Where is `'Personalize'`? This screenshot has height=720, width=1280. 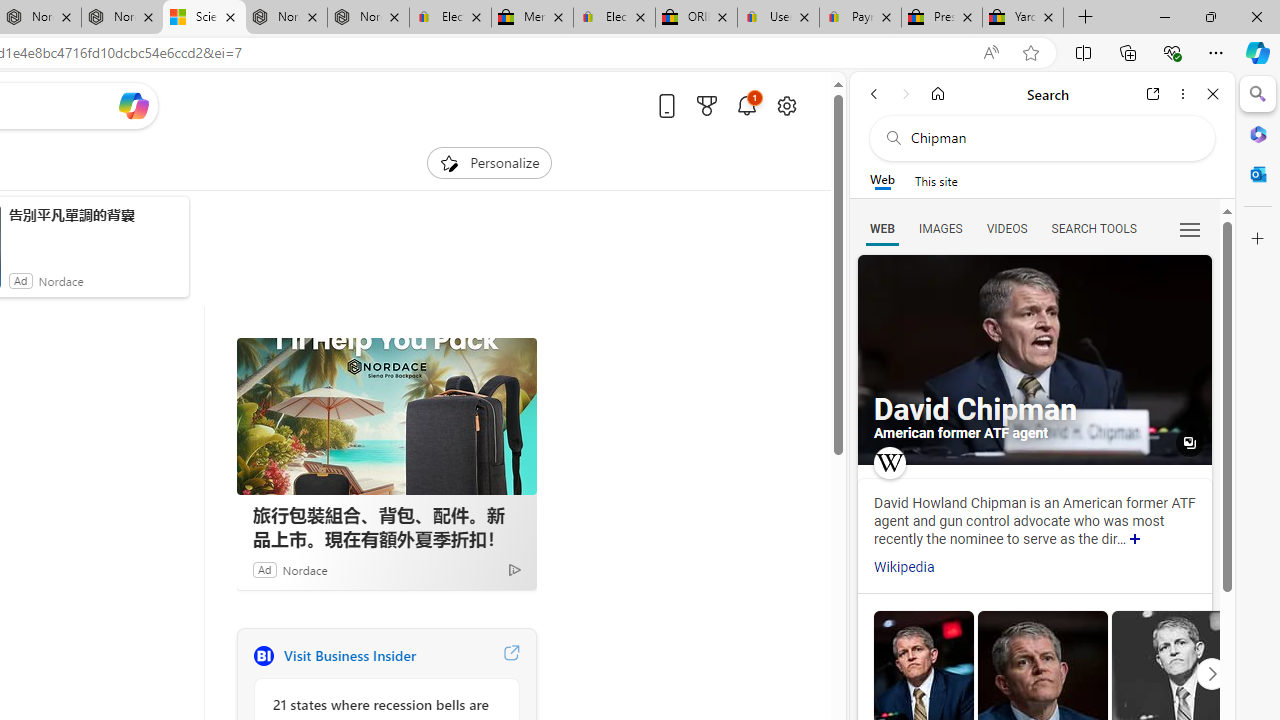
'Personalize' is located at coordinates (488, 162).